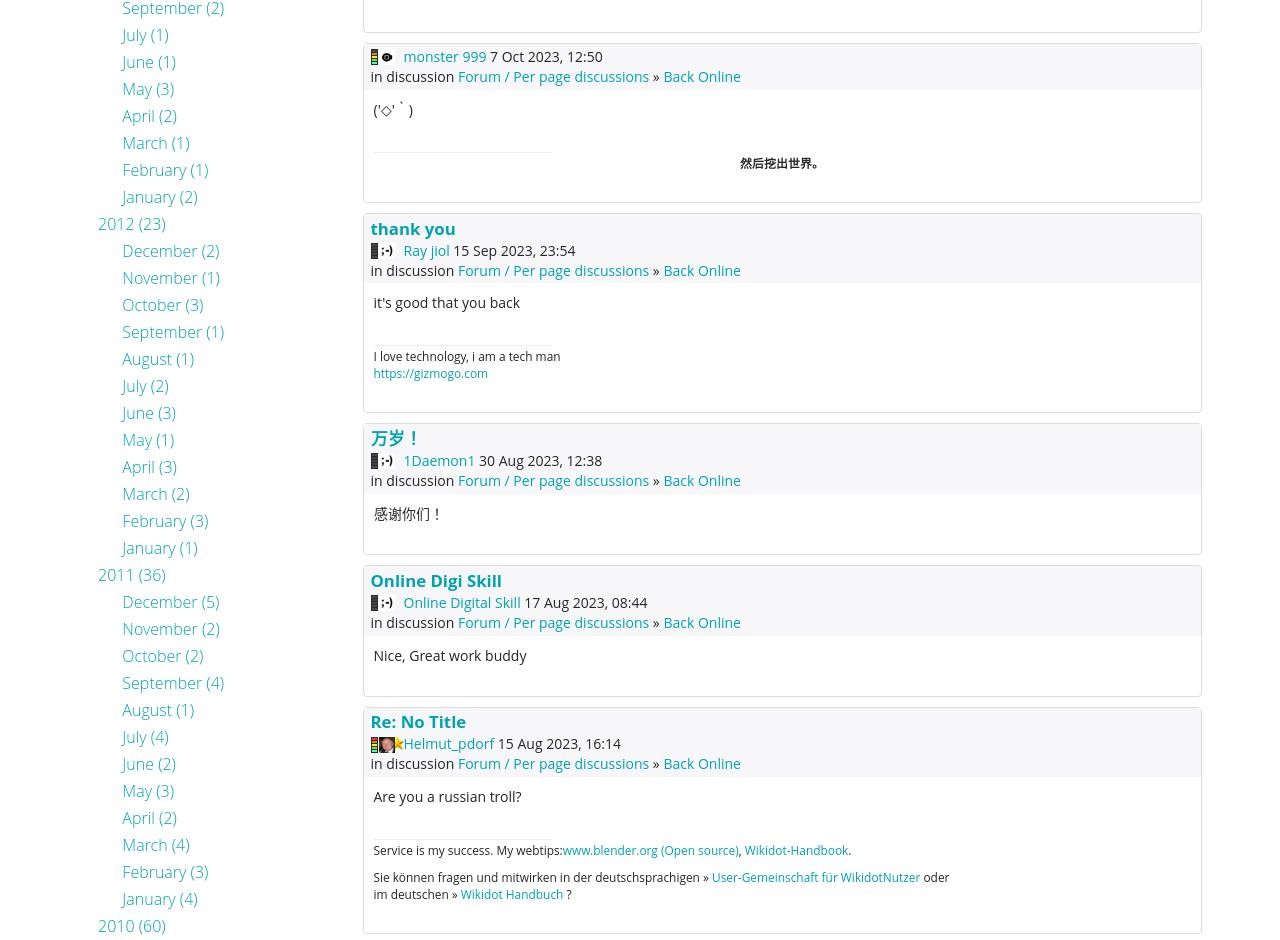 The height and width of the screenshot is (940, 1280). What do you see at coordinates (170, 276) in the screenshot?
I see `'November (1)'` at bounding box center [170, 276].